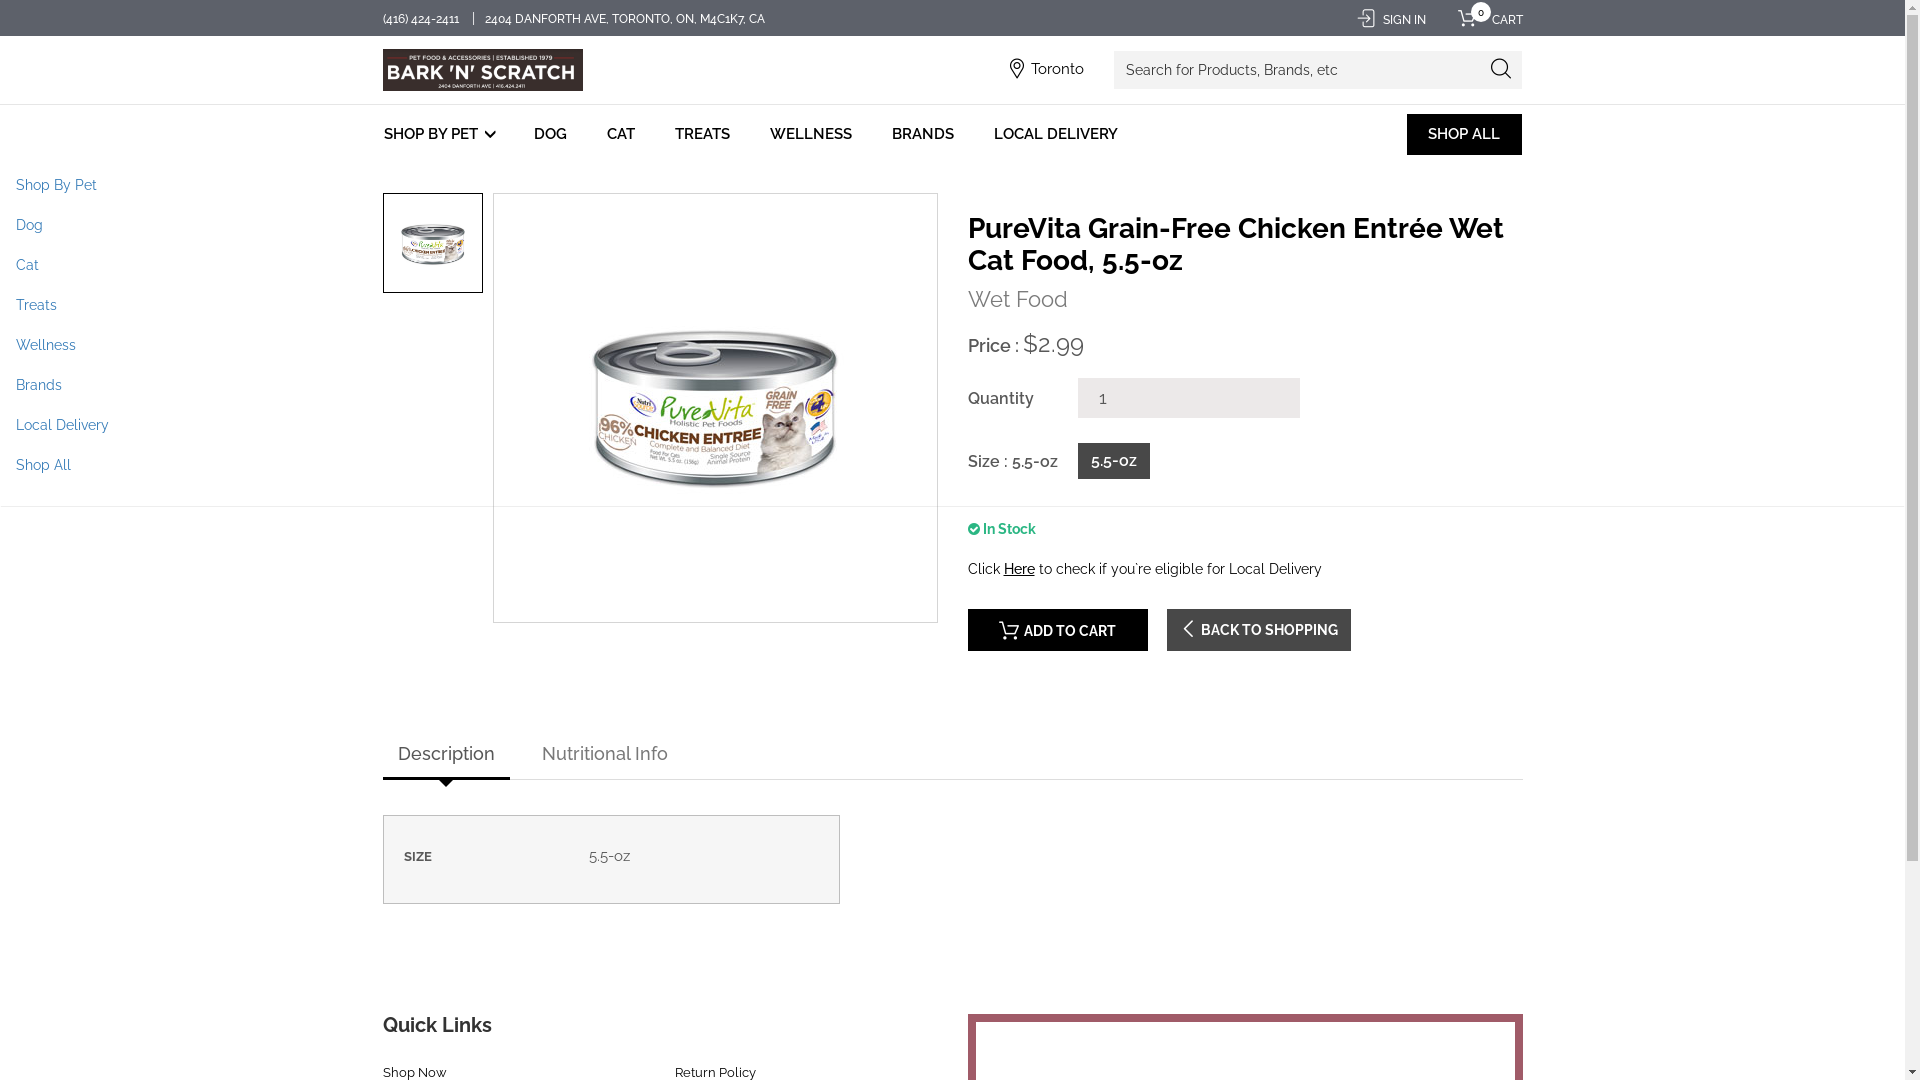  Describe the element at coordinates (920, 134) in the screenshot. I see `'BRANDS'` at that location.